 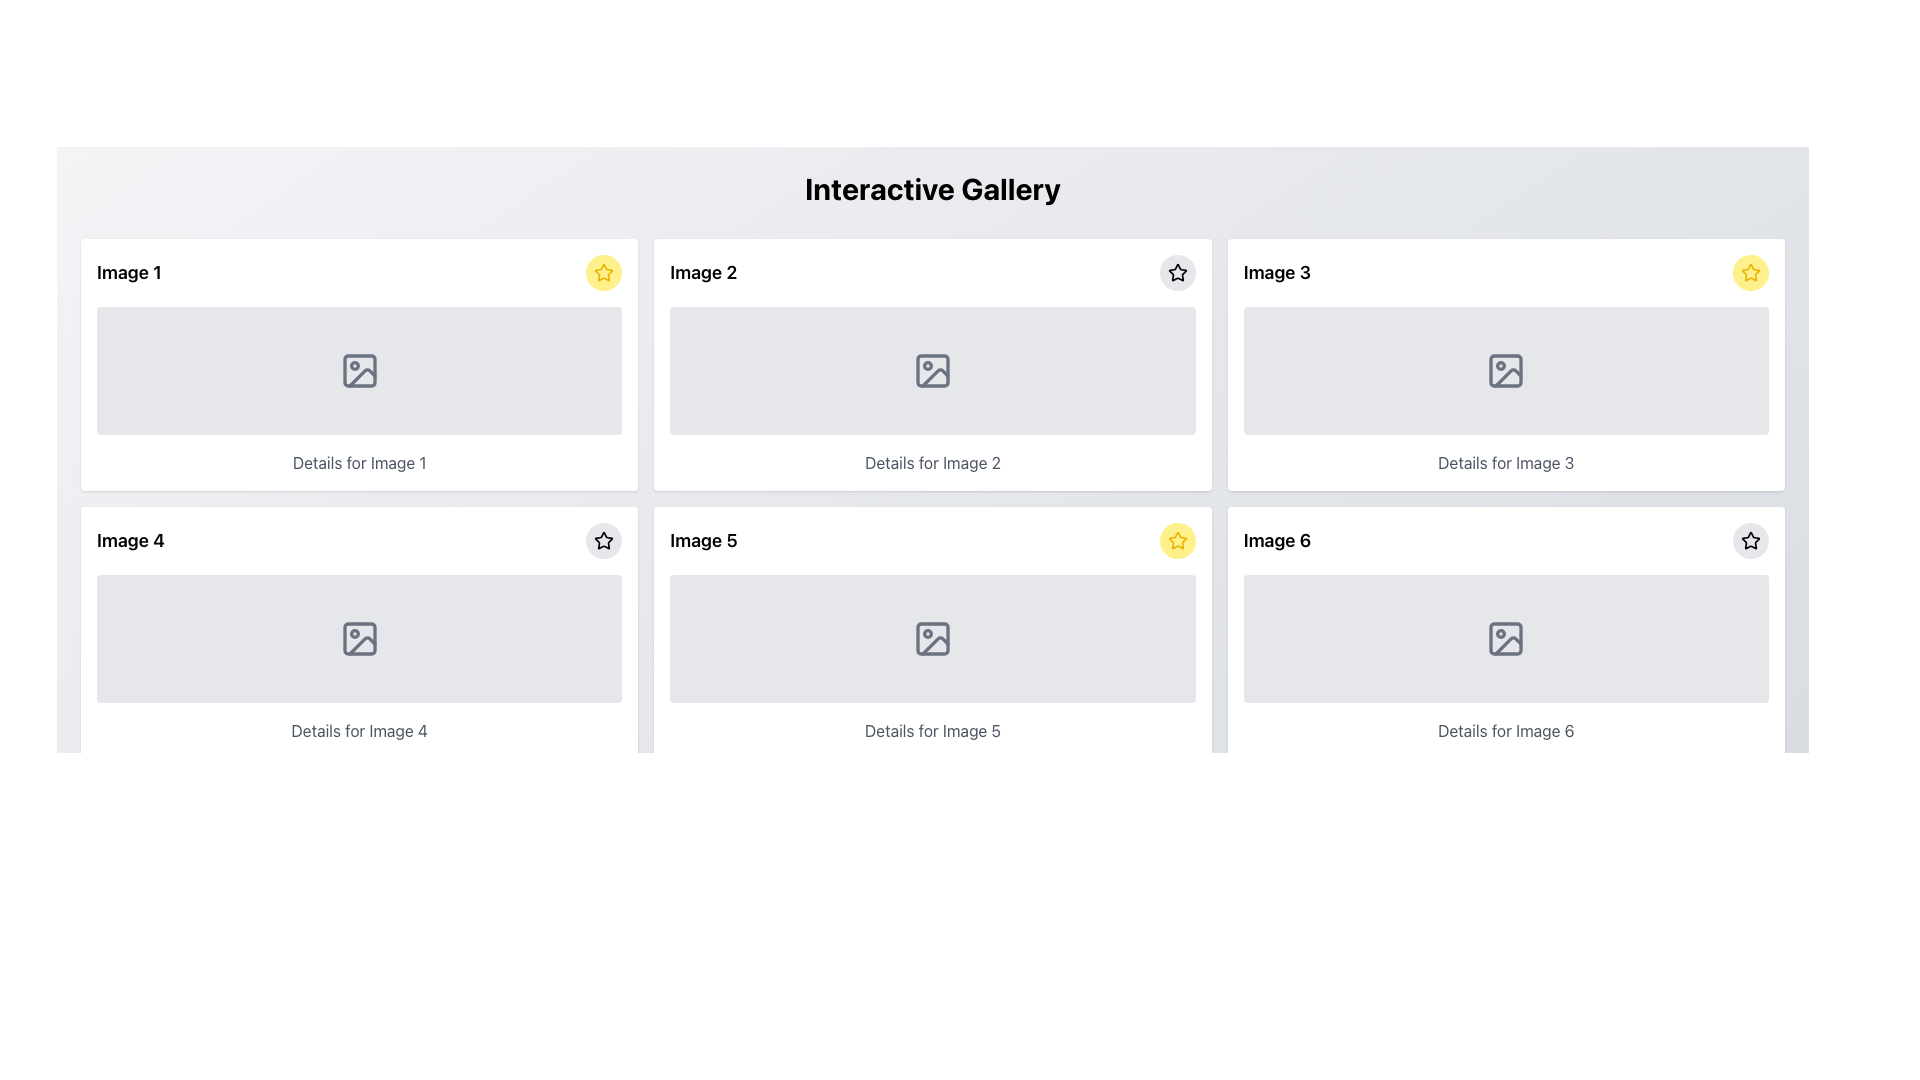 I want to click on the informational card representing 'Image 3' located in the top right corner of the grid layout, adjacent to 'Image 2' on the left and above 'Image 6', so click(x=1506, y=365).